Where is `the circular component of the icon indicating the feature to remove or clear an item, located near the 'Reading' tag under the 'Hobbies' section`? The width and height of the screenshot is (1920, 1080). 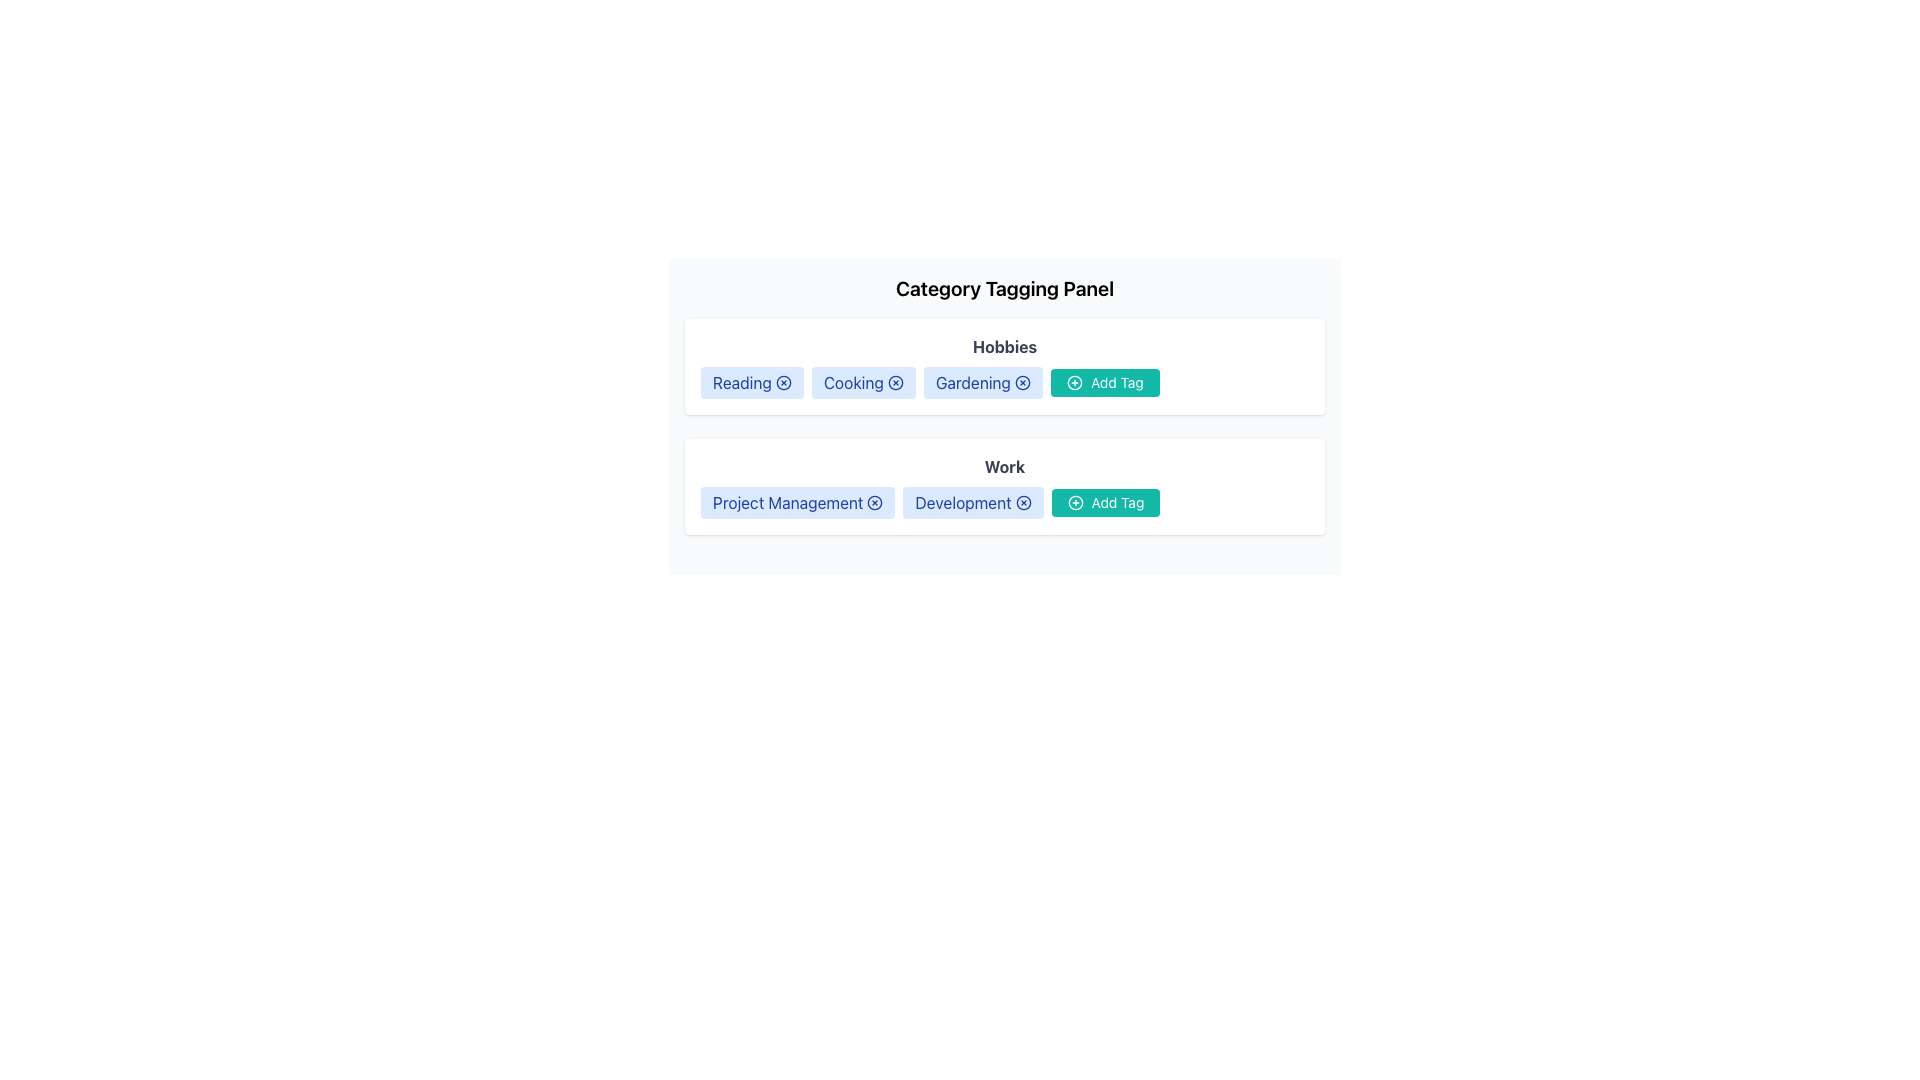
the circular component of the icon indicating the feature to remove or clear an item, located near the 'Reading' tag under the 'Hobbies' section is located at coordinates (782, 382).